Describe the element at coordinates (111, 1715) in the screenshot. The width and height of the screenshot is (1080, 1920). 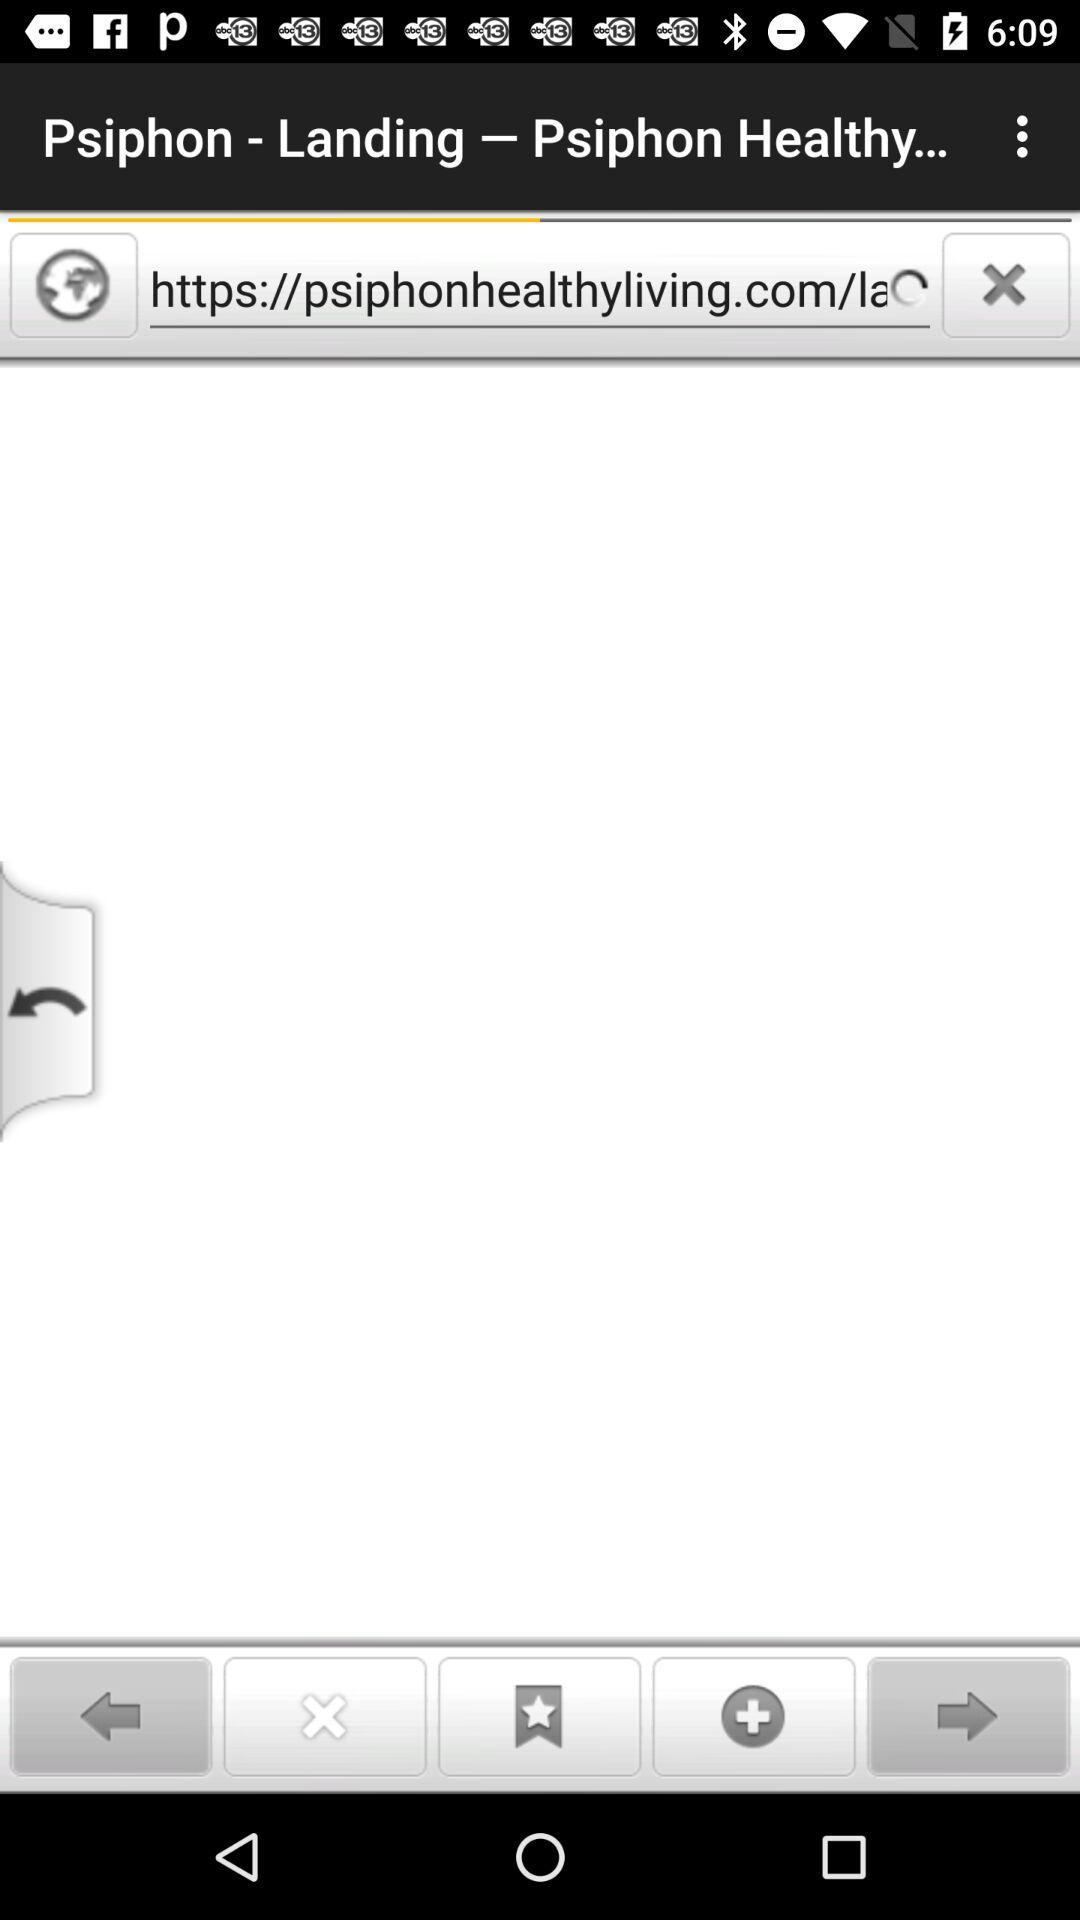
I see `an arrow that points to the left that will go backwards when pressed` at that location.